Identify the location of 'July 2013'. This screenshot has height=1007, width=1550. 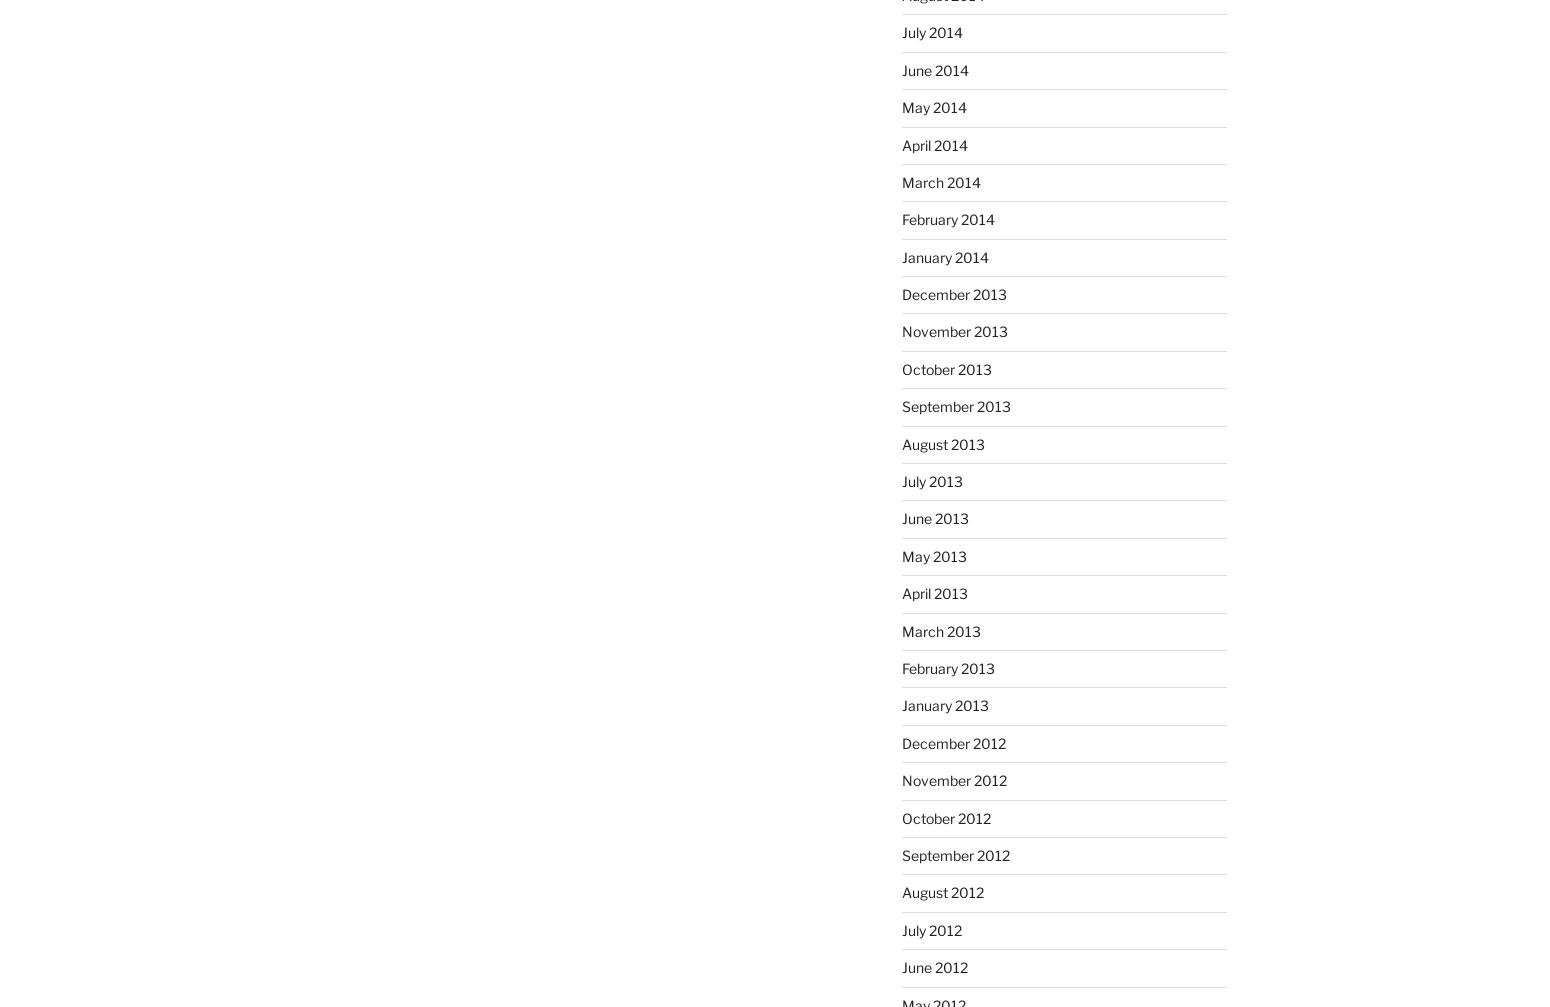
(901, 481).